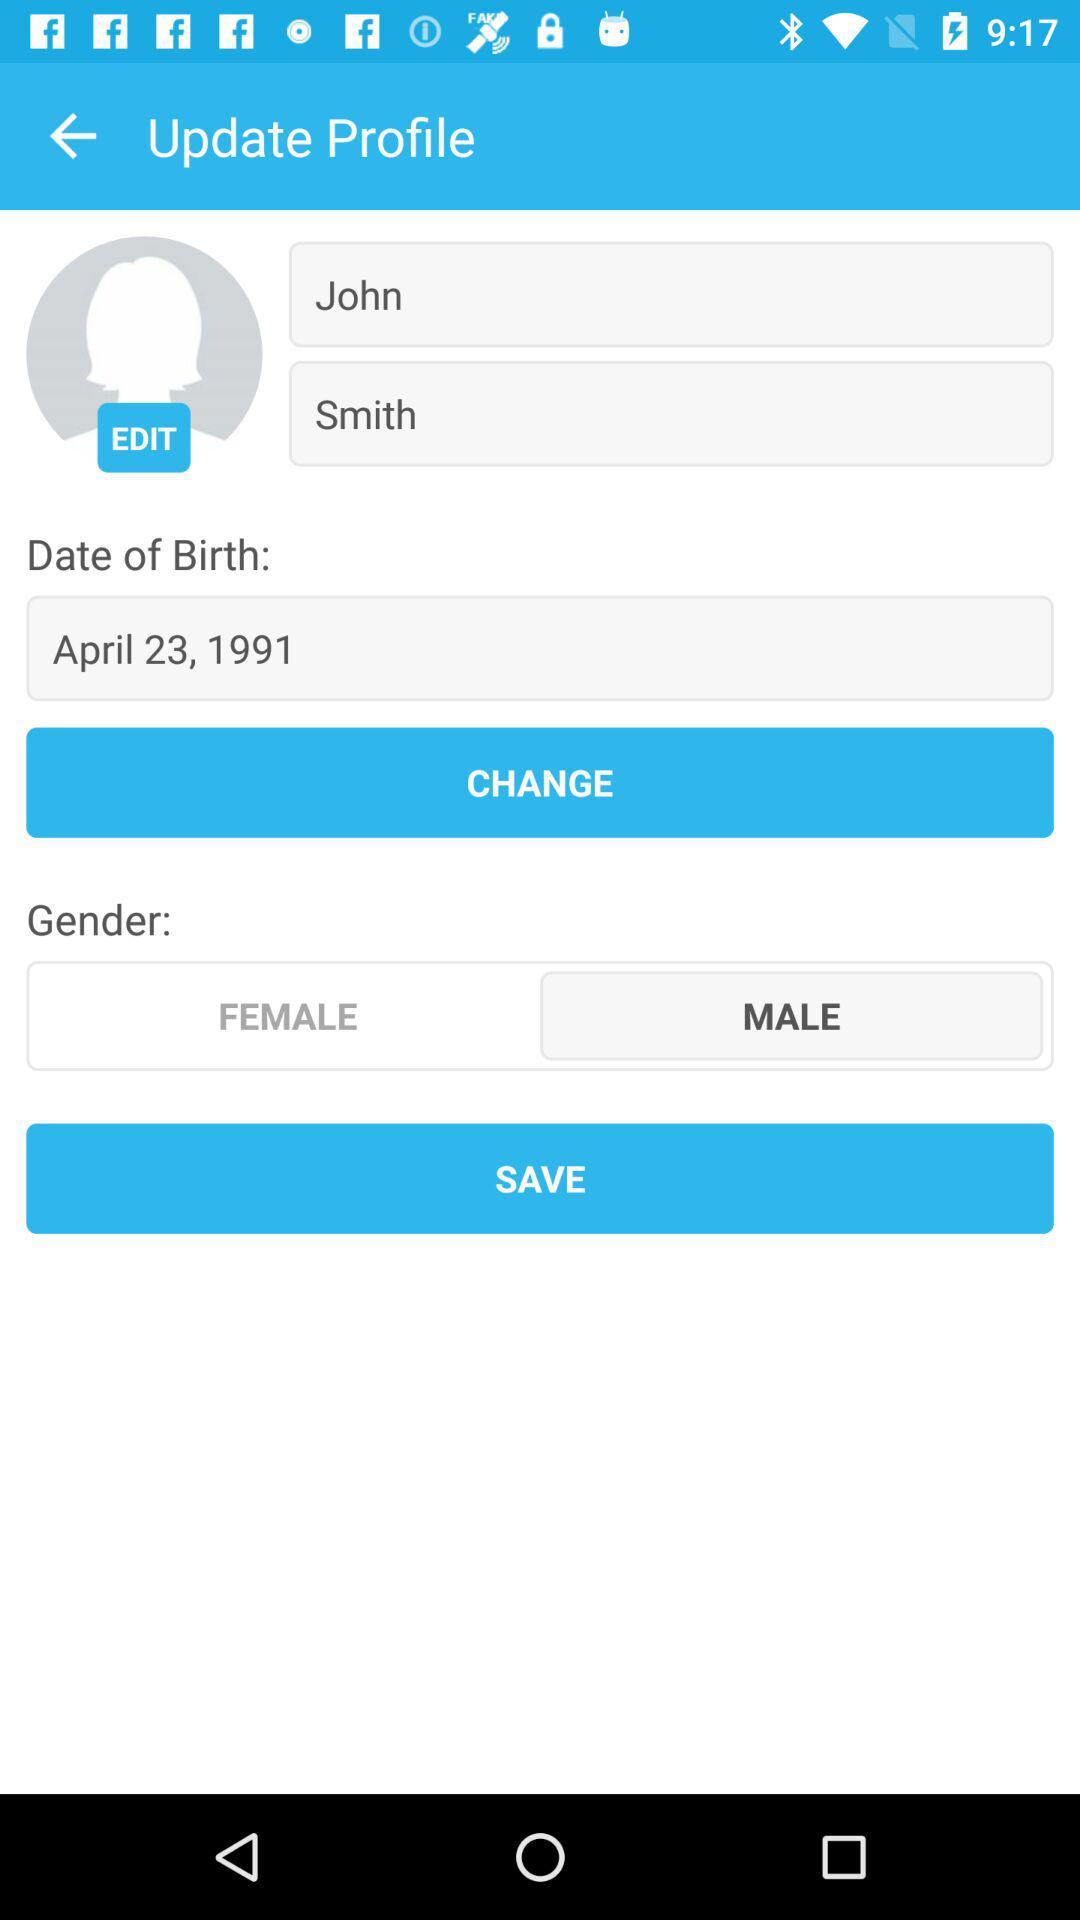  I want to click on the smith item, so click(671, 412).